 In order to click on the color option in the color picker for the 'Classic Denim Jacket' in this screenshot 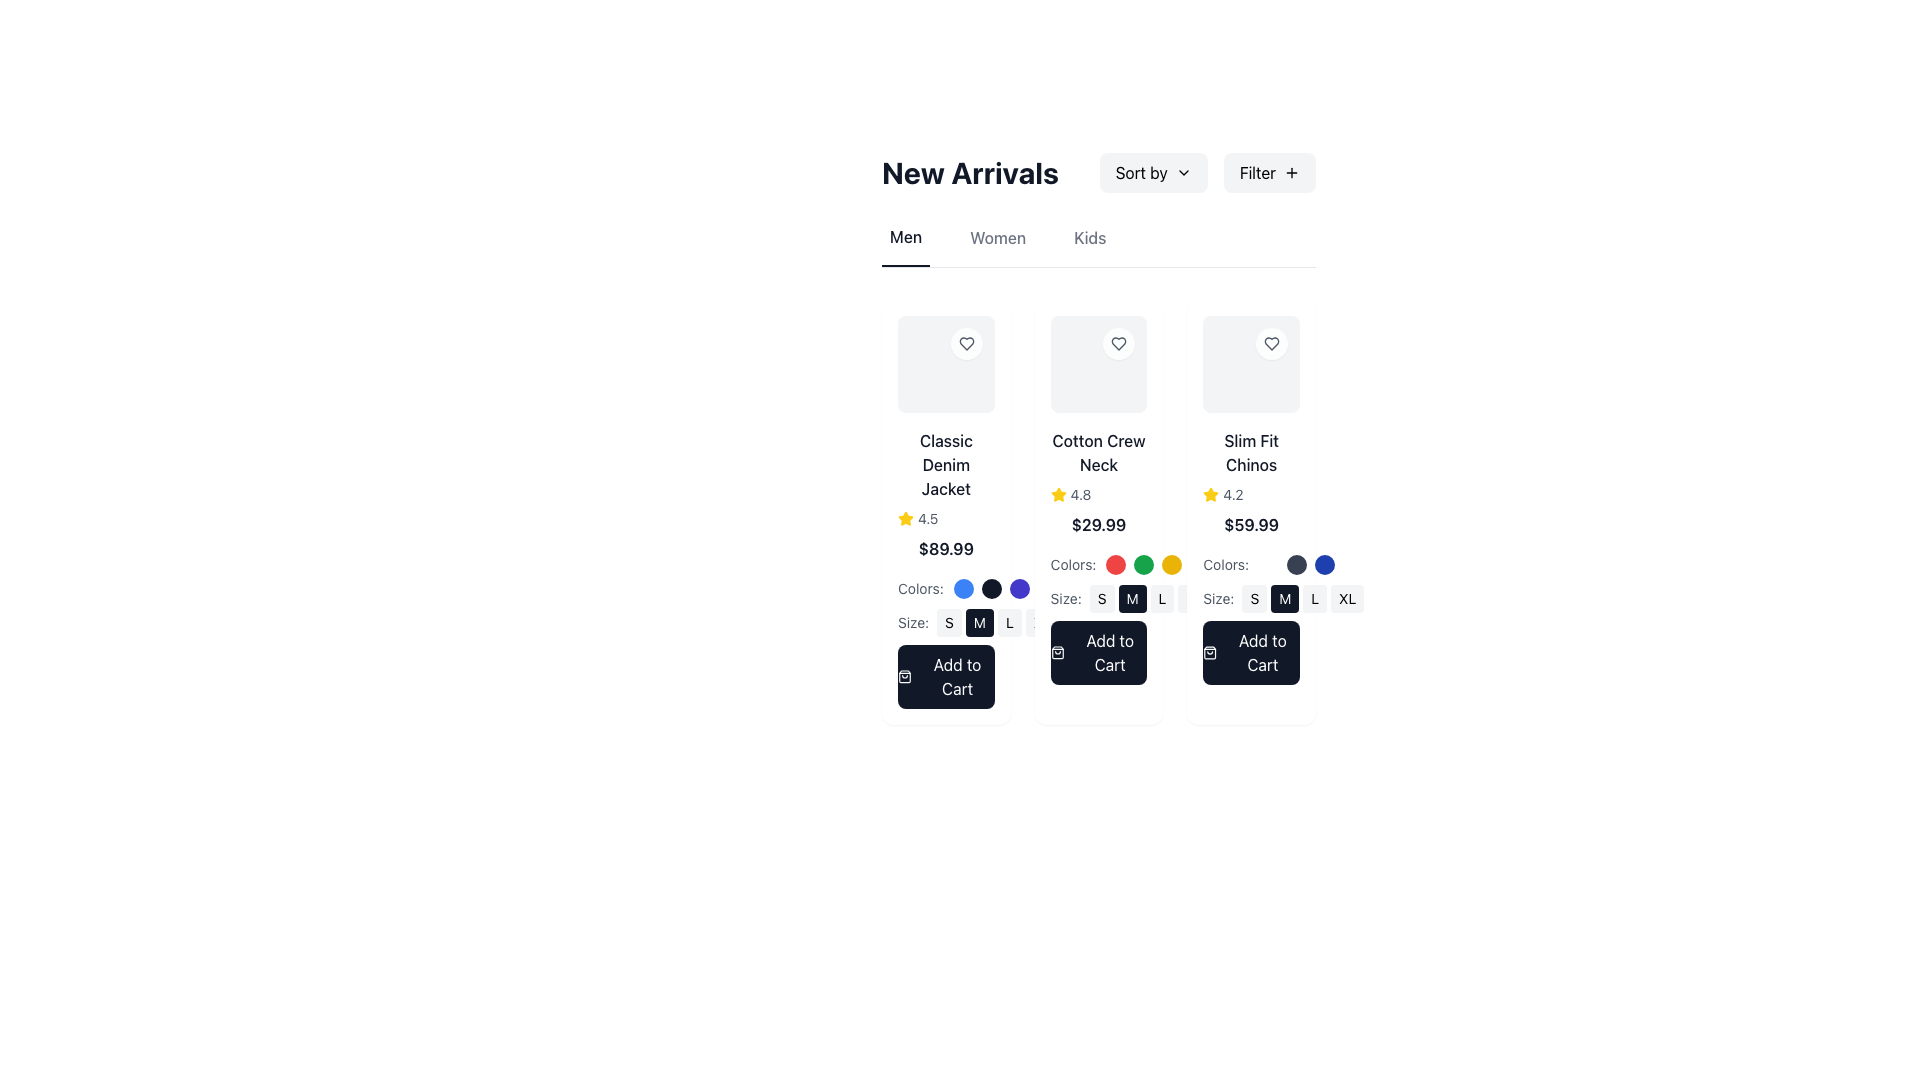, I will do `click(944, 583)`.